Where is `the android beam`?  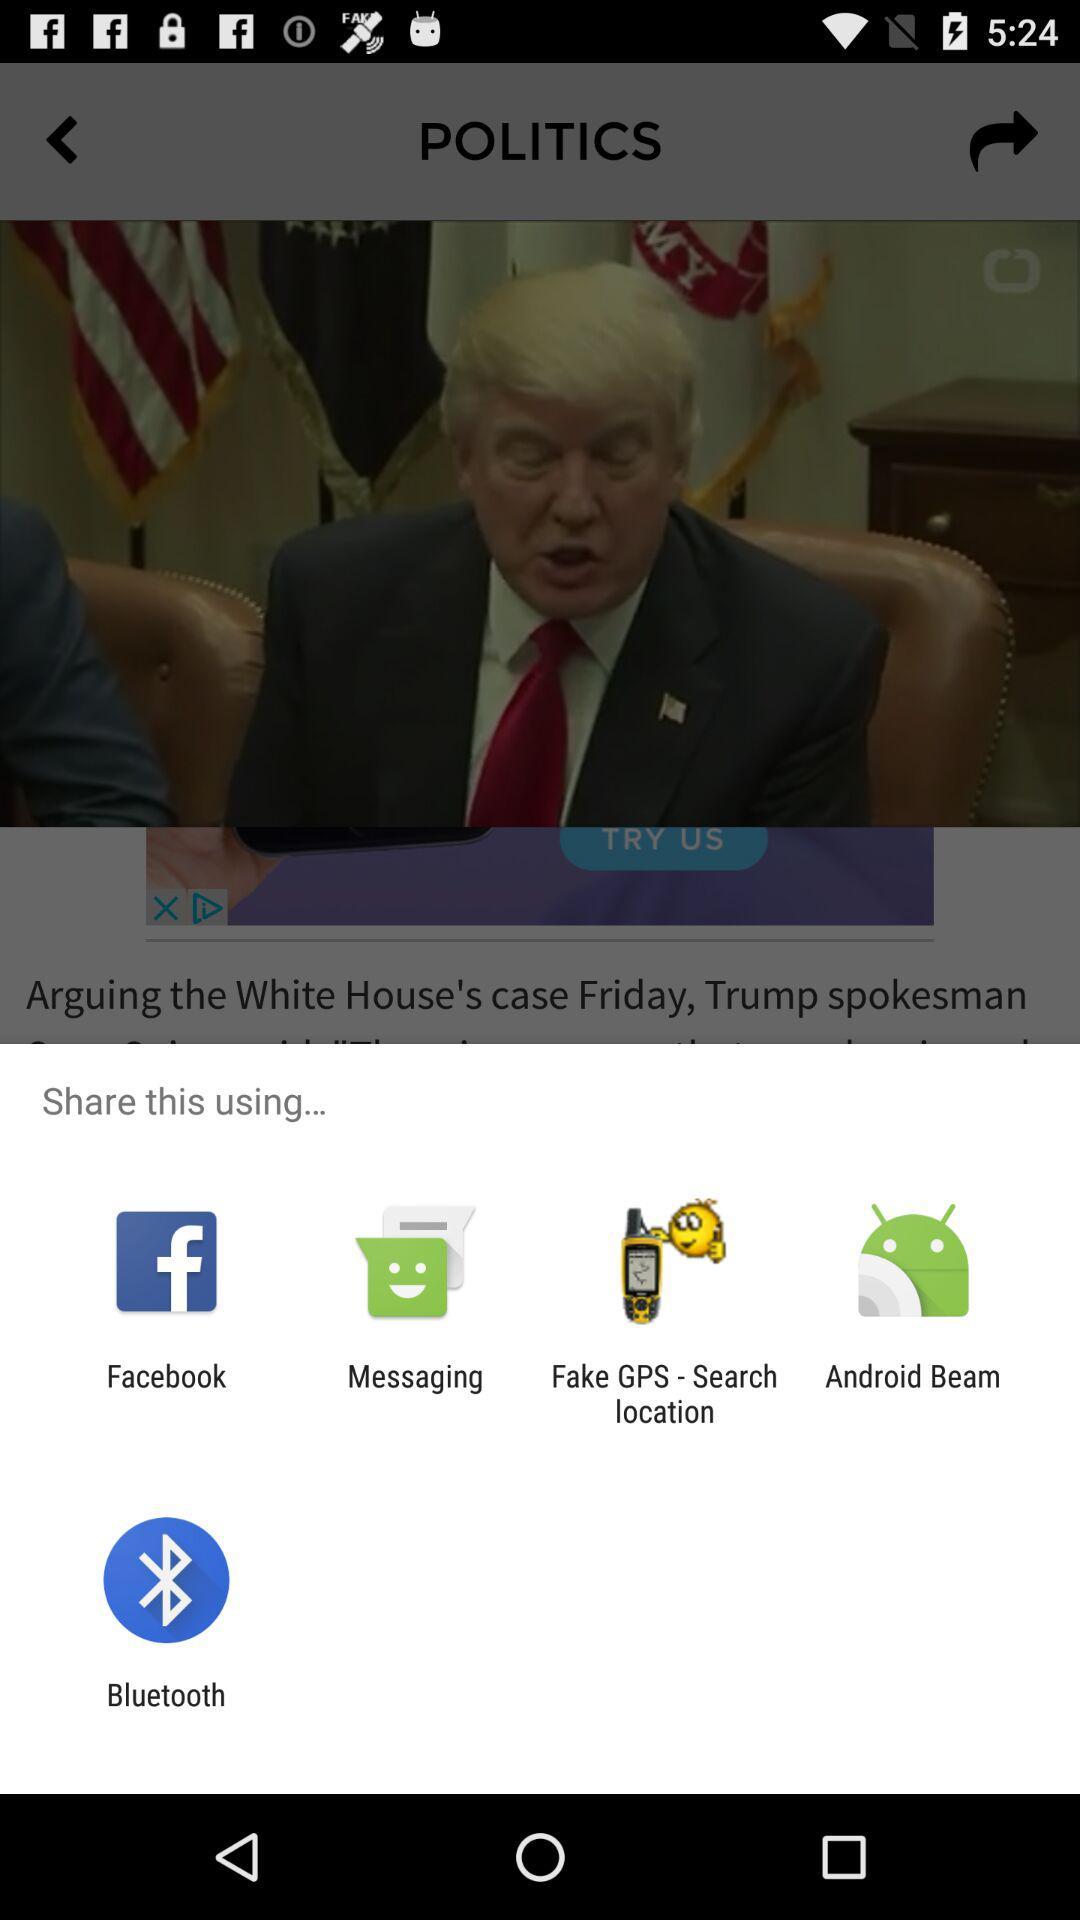
the android beam is located at coordinates (913, 1392).